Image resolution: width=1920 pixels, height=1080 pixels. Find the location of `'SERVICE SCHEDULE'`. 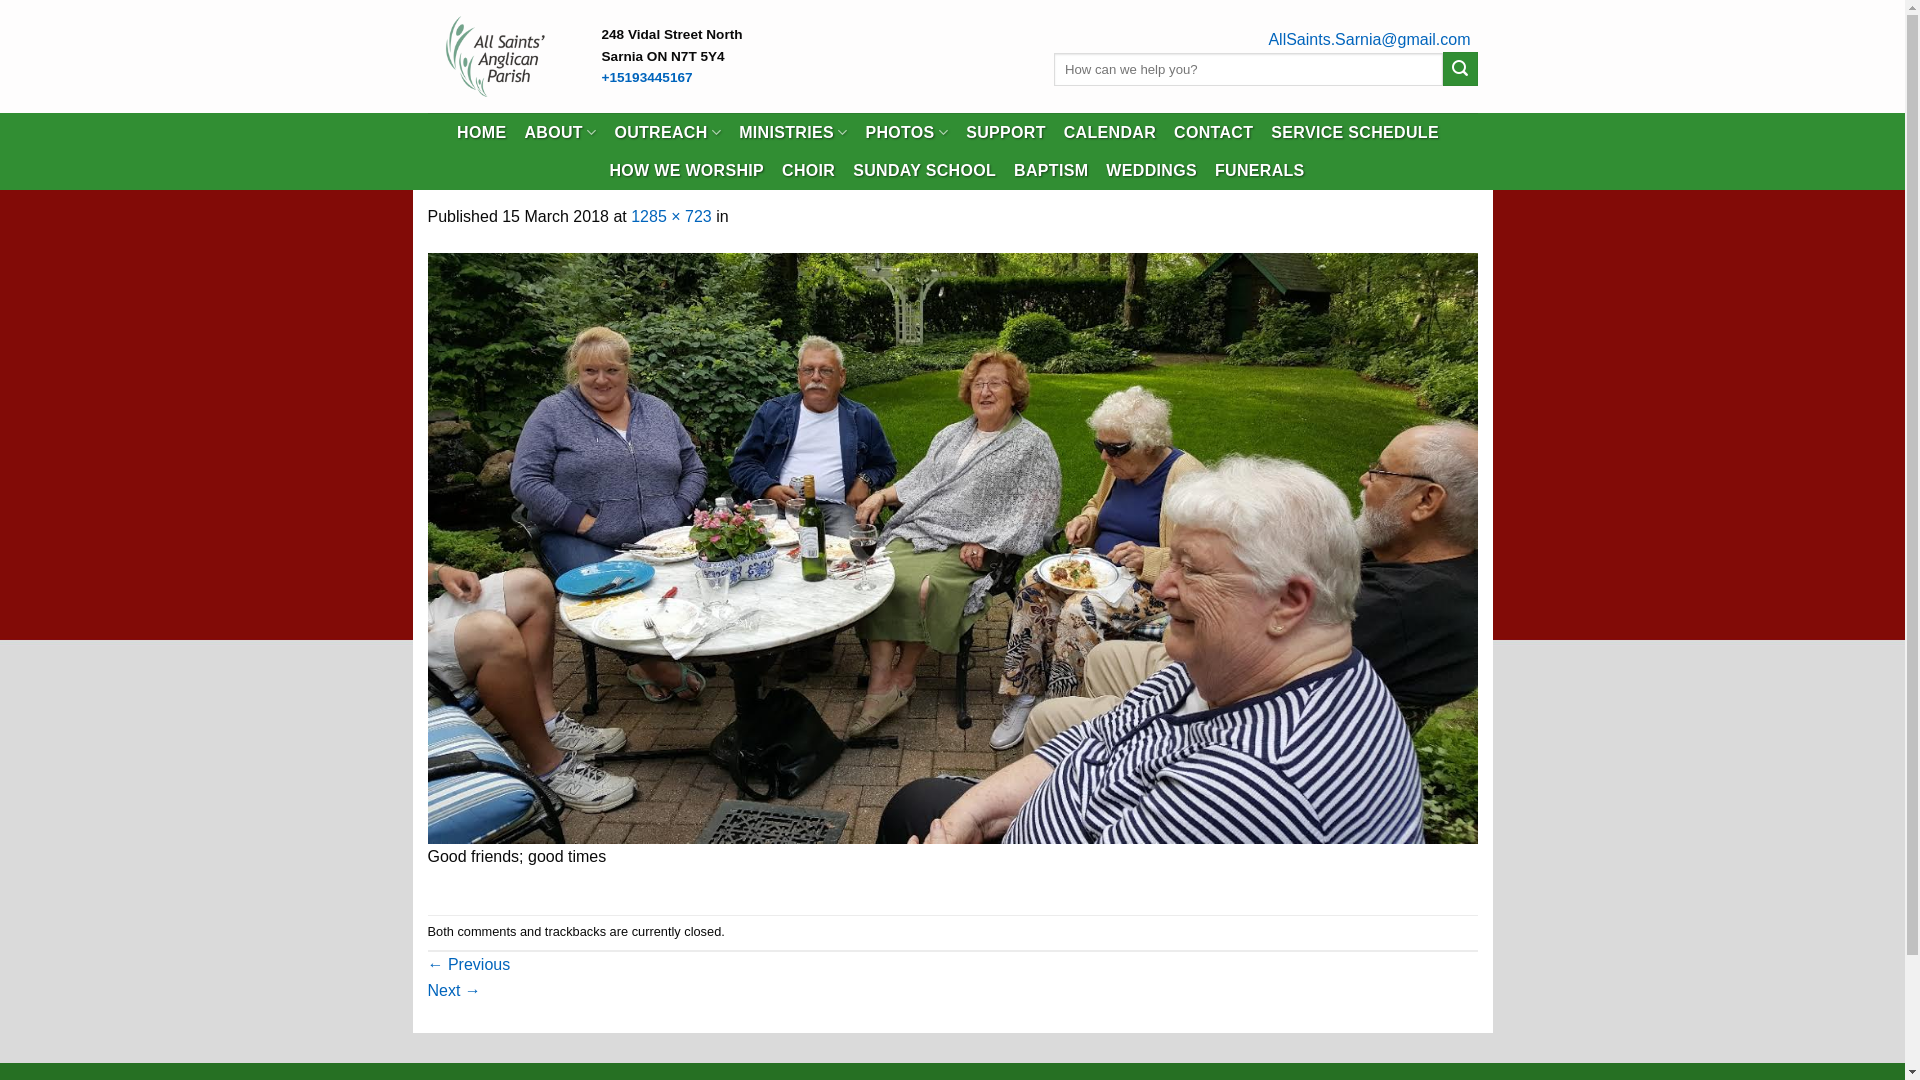

'SERVICE SCHEDULE' is located at coordinates (1354, 132).